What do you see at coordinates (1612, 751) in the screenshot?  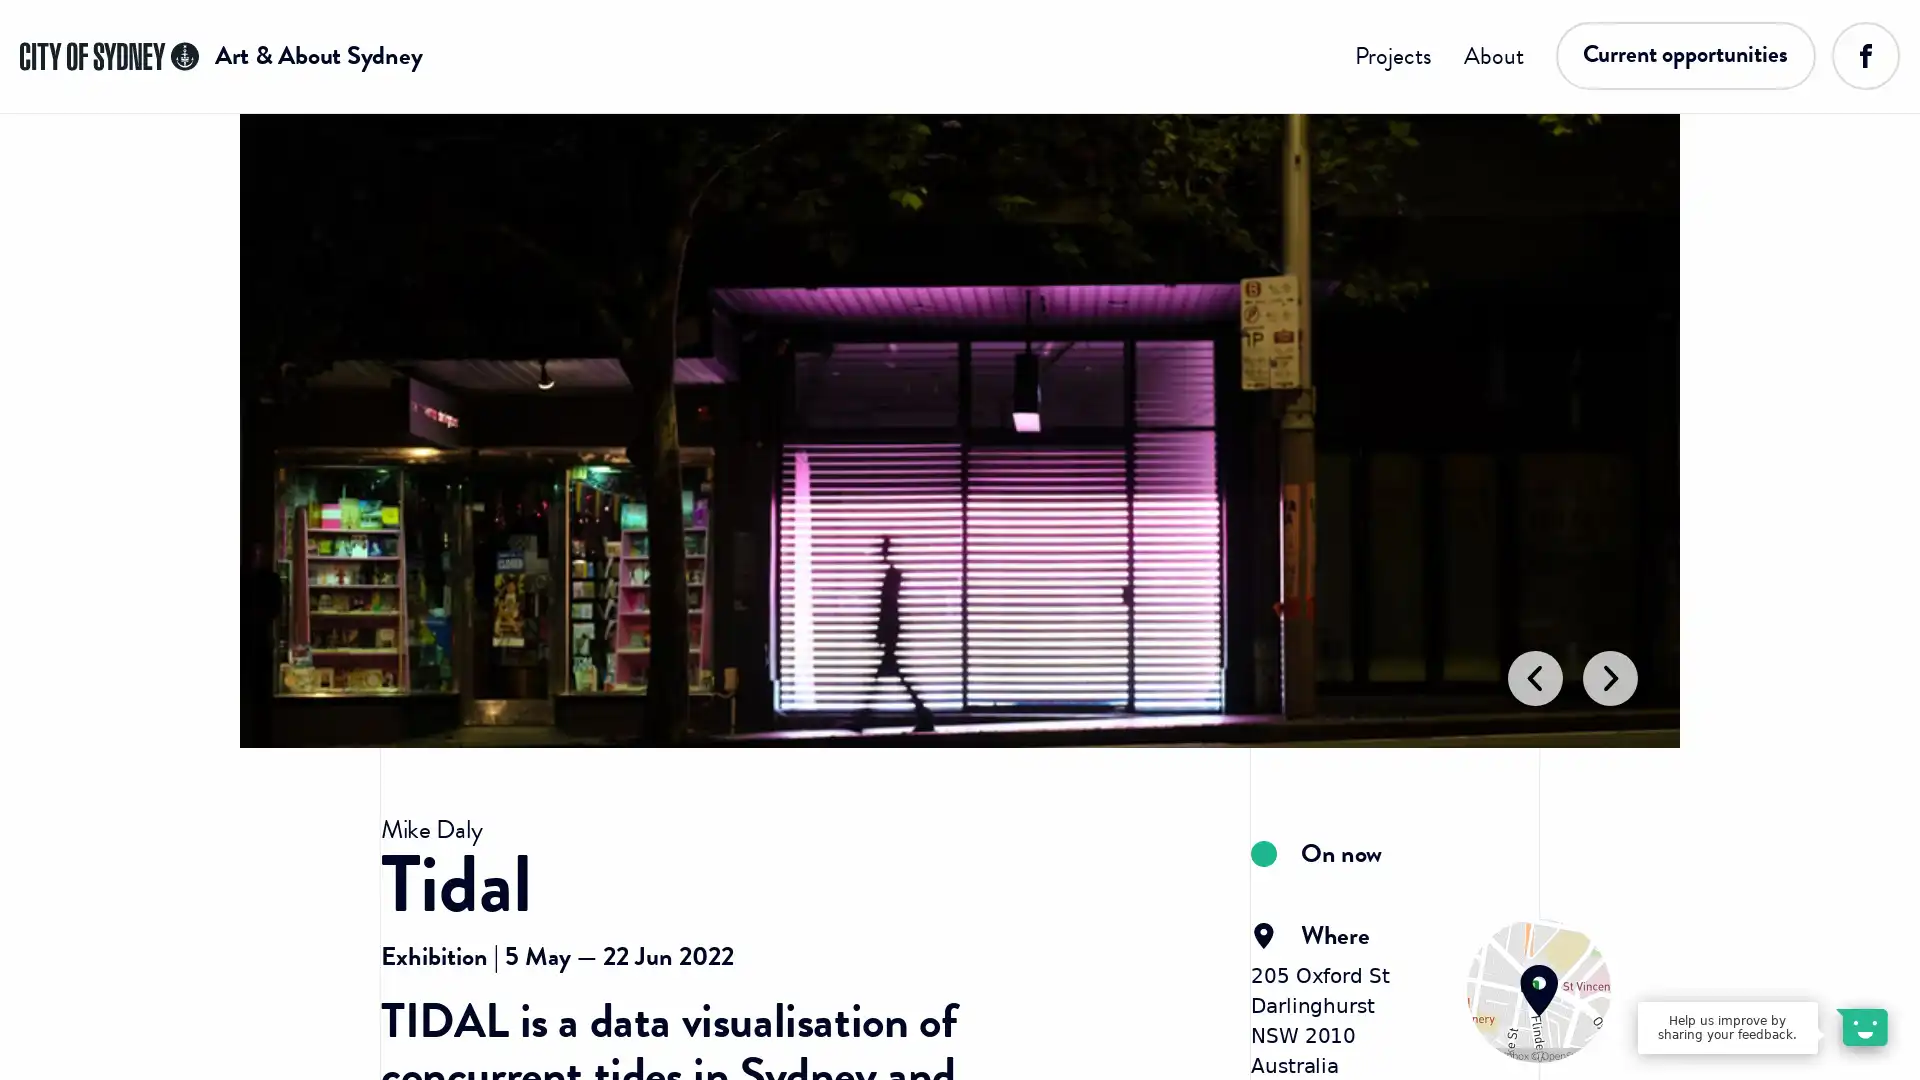 I see `Next Slide` at bounding box center [1612, 751].